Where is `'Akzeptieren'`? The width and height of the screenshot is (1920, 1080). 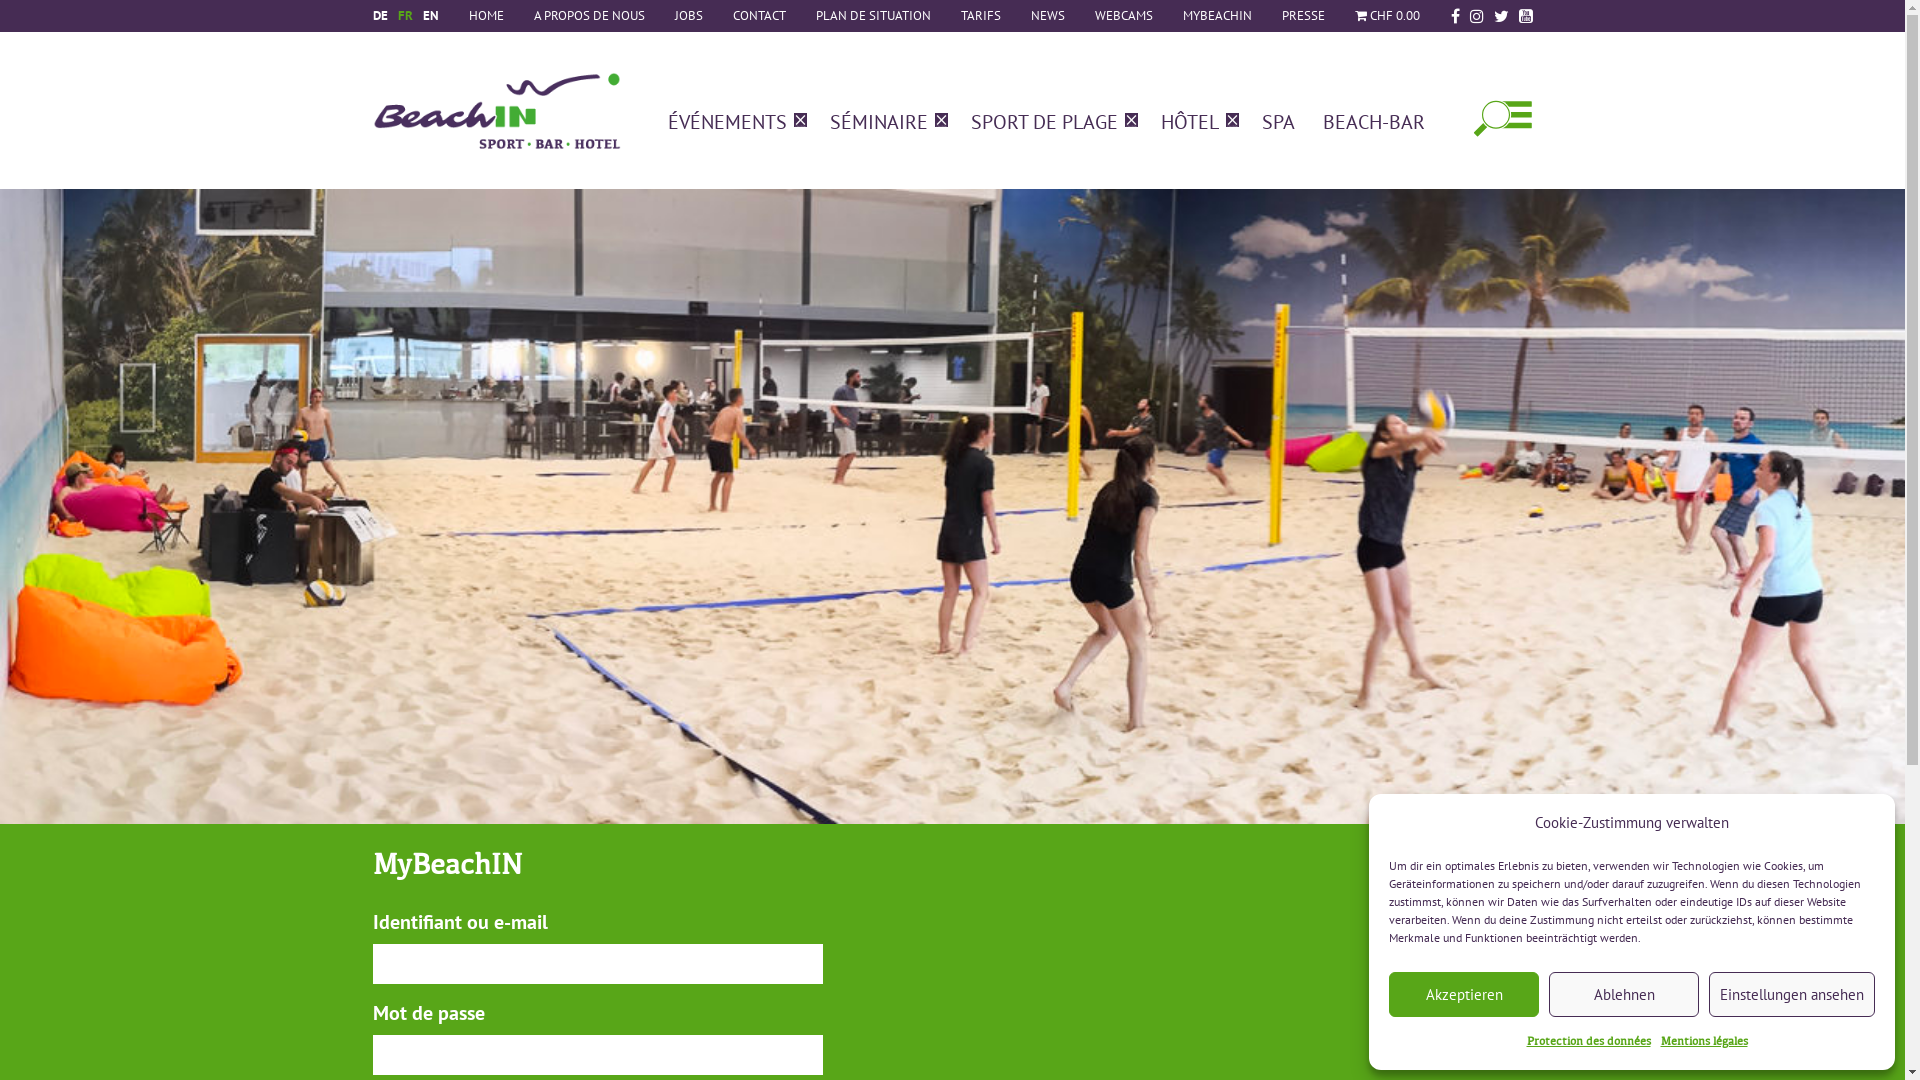 'Akzeptieren' is located at coordinates (1464, 994).